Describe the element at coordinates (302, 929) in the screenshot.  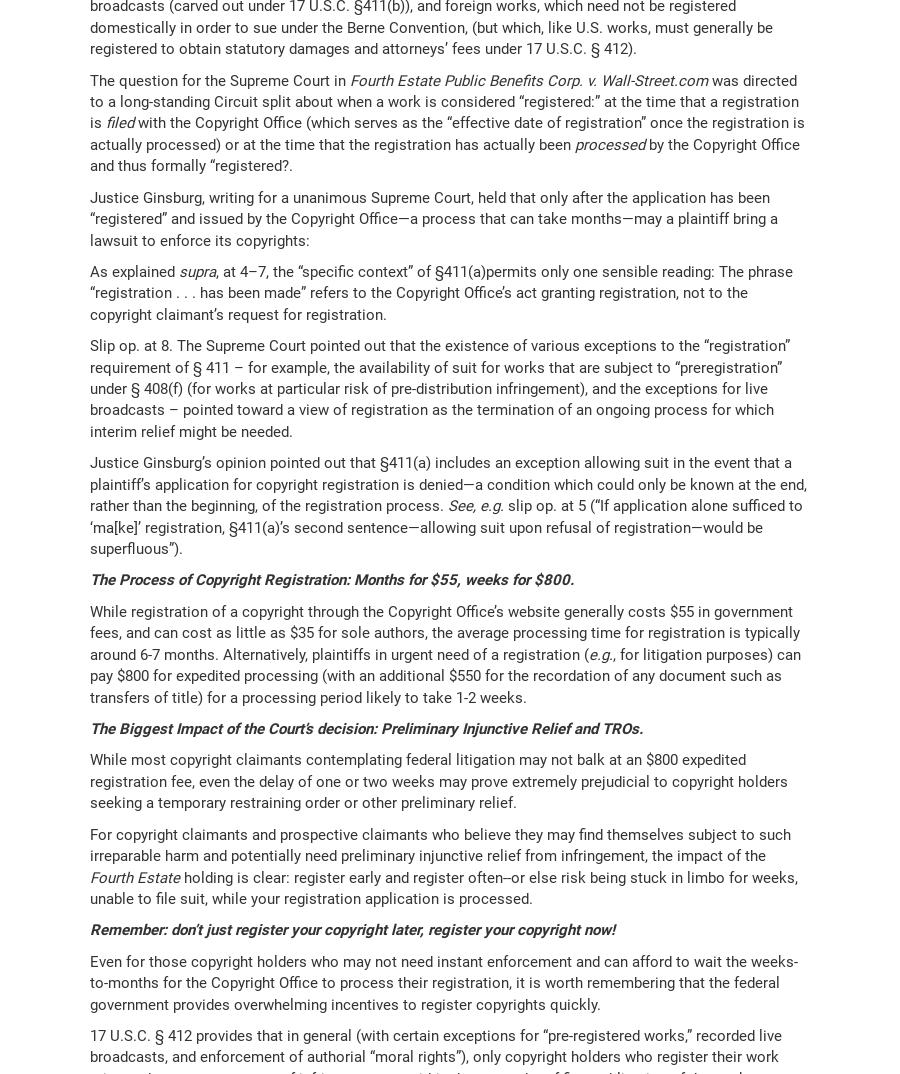
I see `'Remember: don’t just register your copyright later, register your'` at that location.